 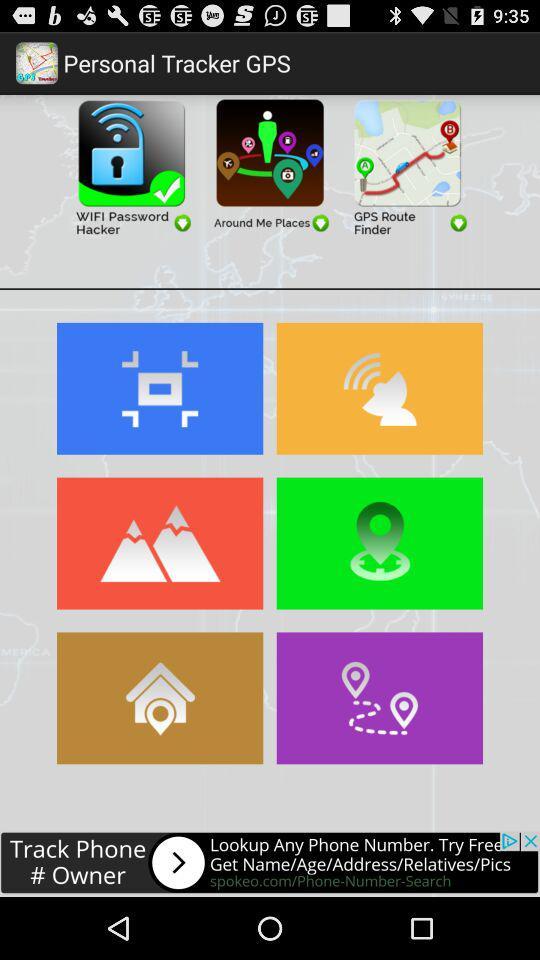 What do you see at coordinates (131, 164) in the screenshot?
I see `click on advertisement` at bounding box center [131, 164].